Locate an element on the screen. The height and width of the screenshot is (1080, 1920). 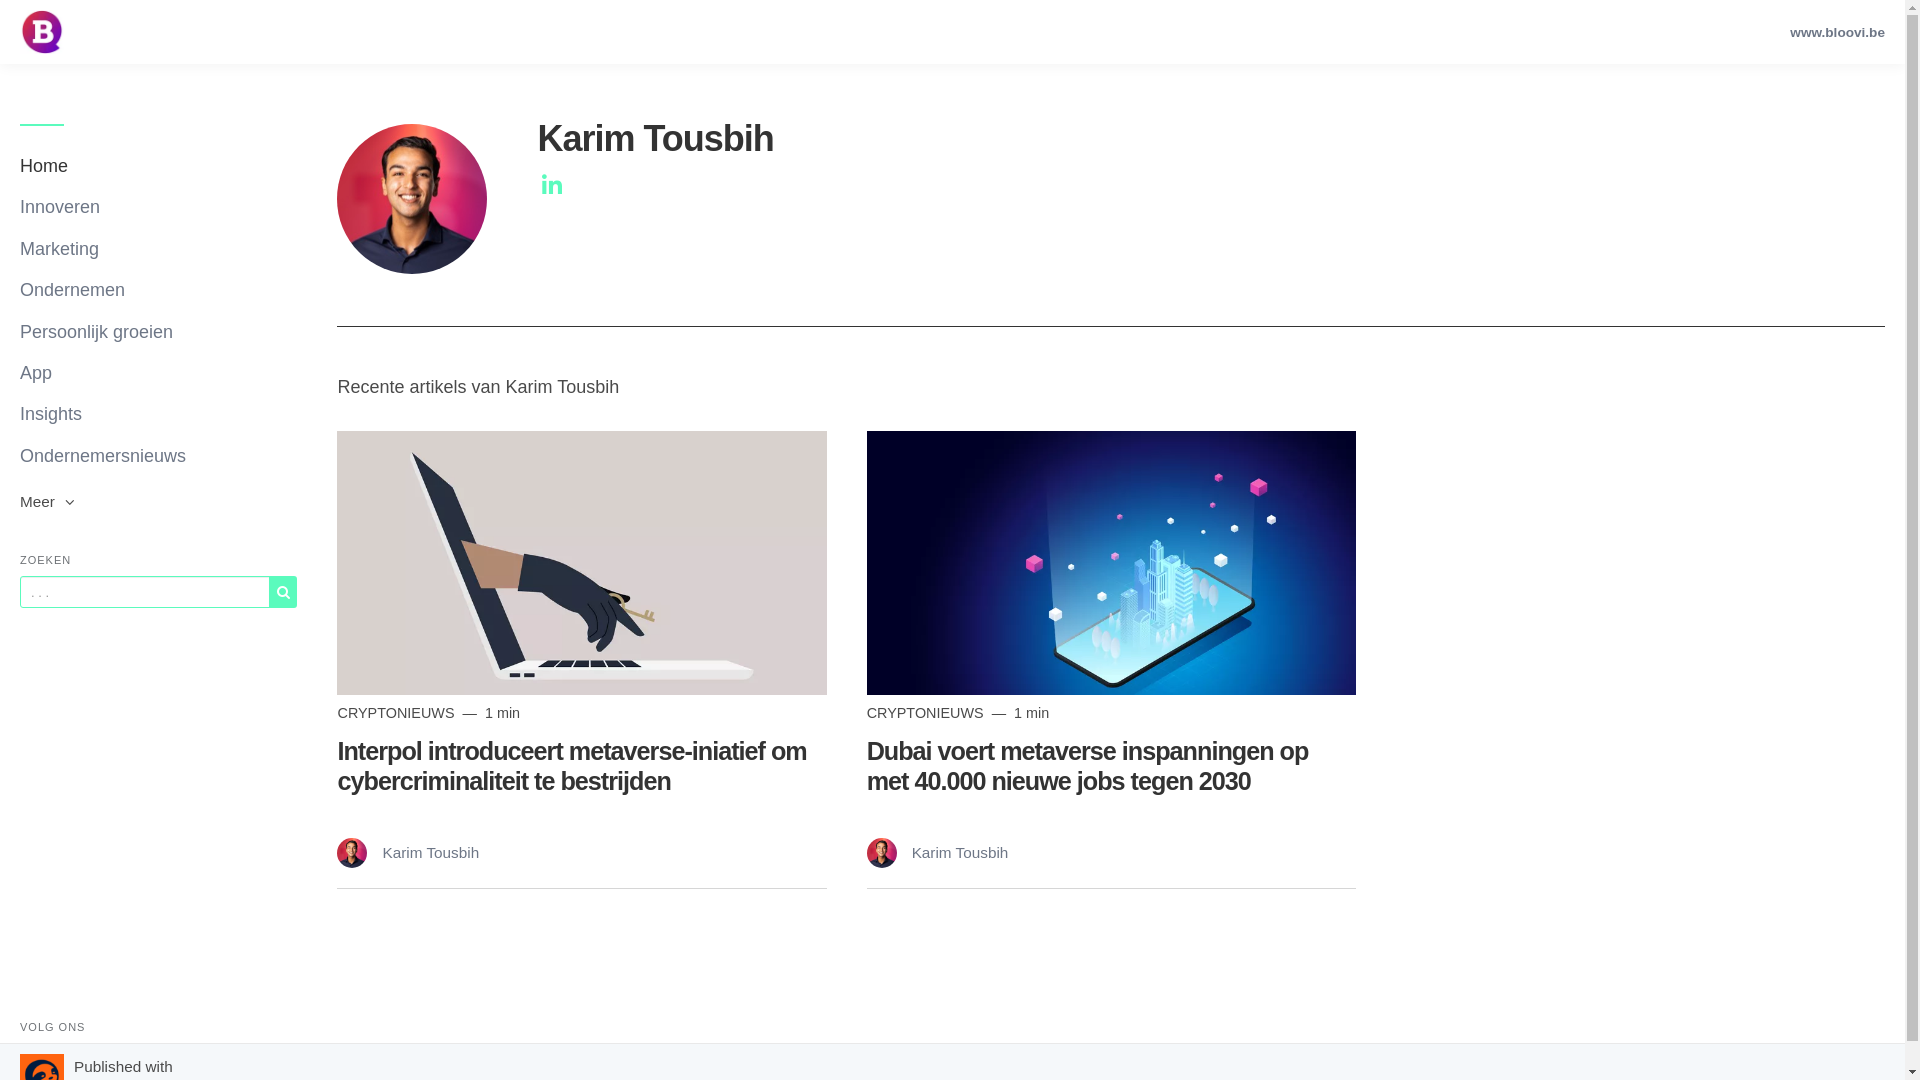
'Marketing' is located at coordinates (157, 248).